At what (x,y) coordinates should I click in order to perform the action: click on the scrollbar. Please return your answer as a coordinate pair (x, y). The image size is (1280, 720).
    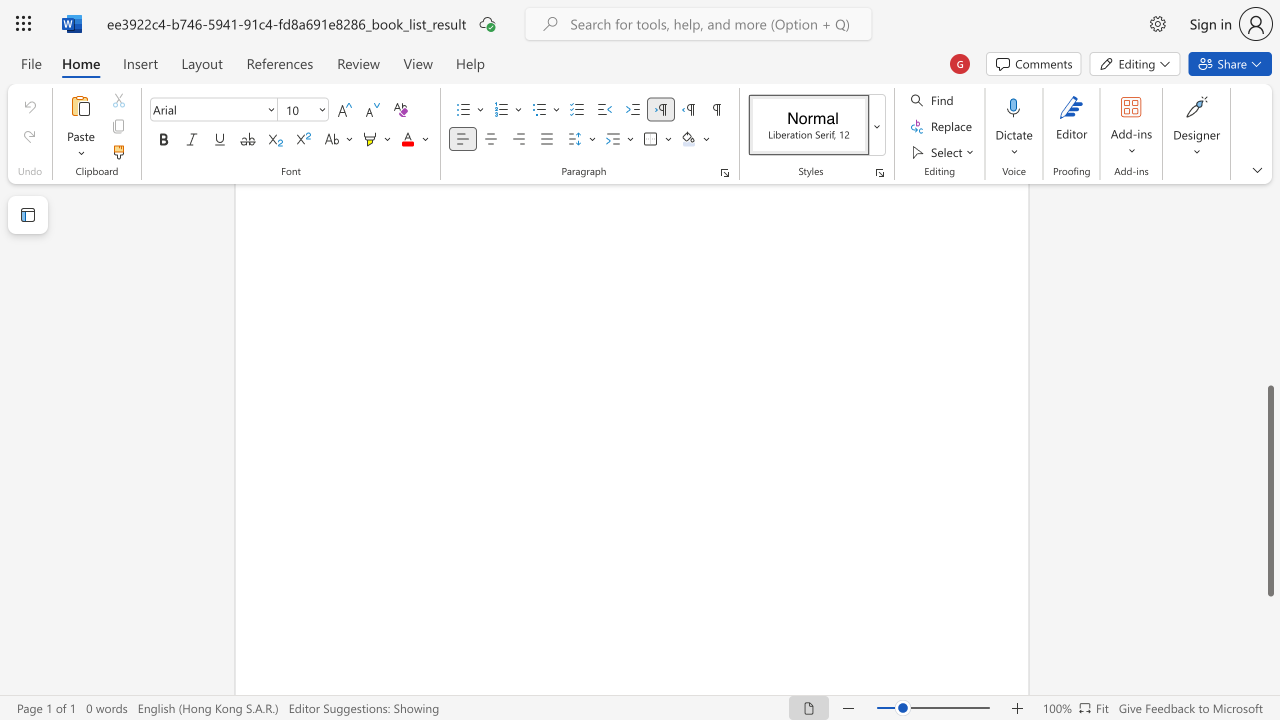
    Looking at the image, I should click on (1269, 338).